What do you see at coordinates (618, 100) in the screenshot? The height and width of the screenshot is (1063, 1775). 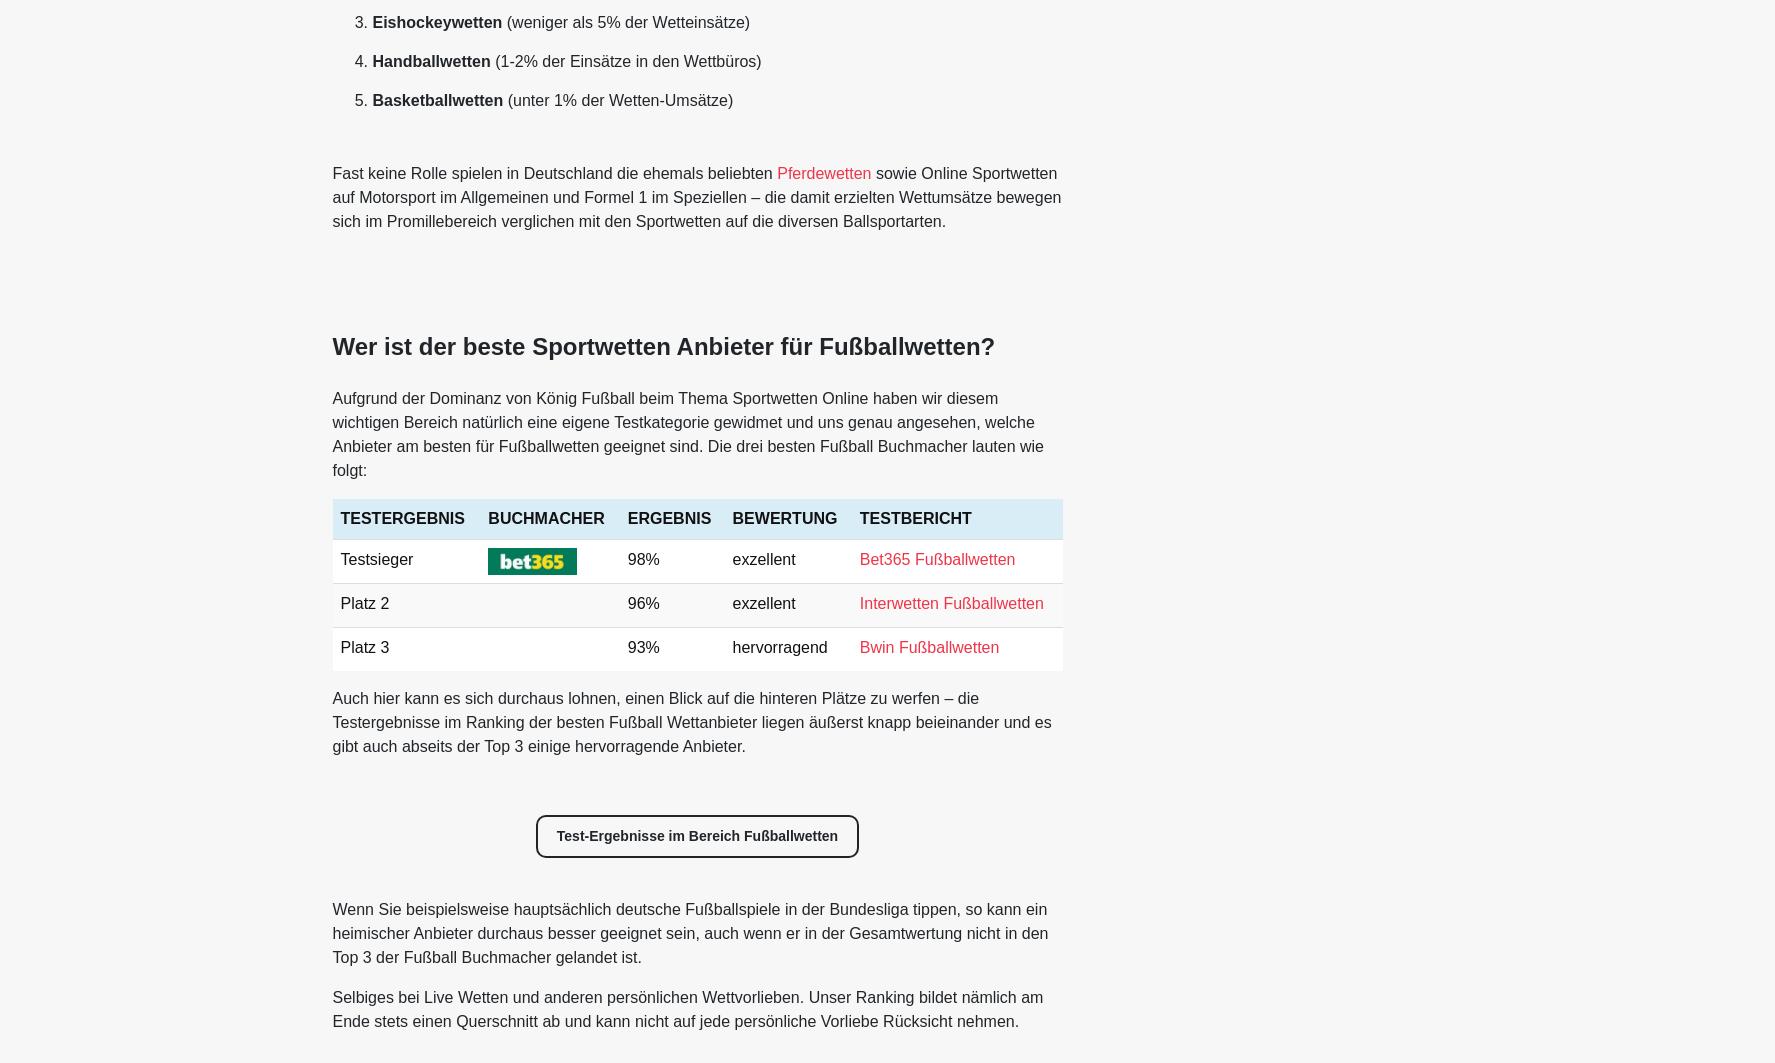 I see `'(unter 1% der Wetten-Umsätze)'` at bounding box center [618, 100].